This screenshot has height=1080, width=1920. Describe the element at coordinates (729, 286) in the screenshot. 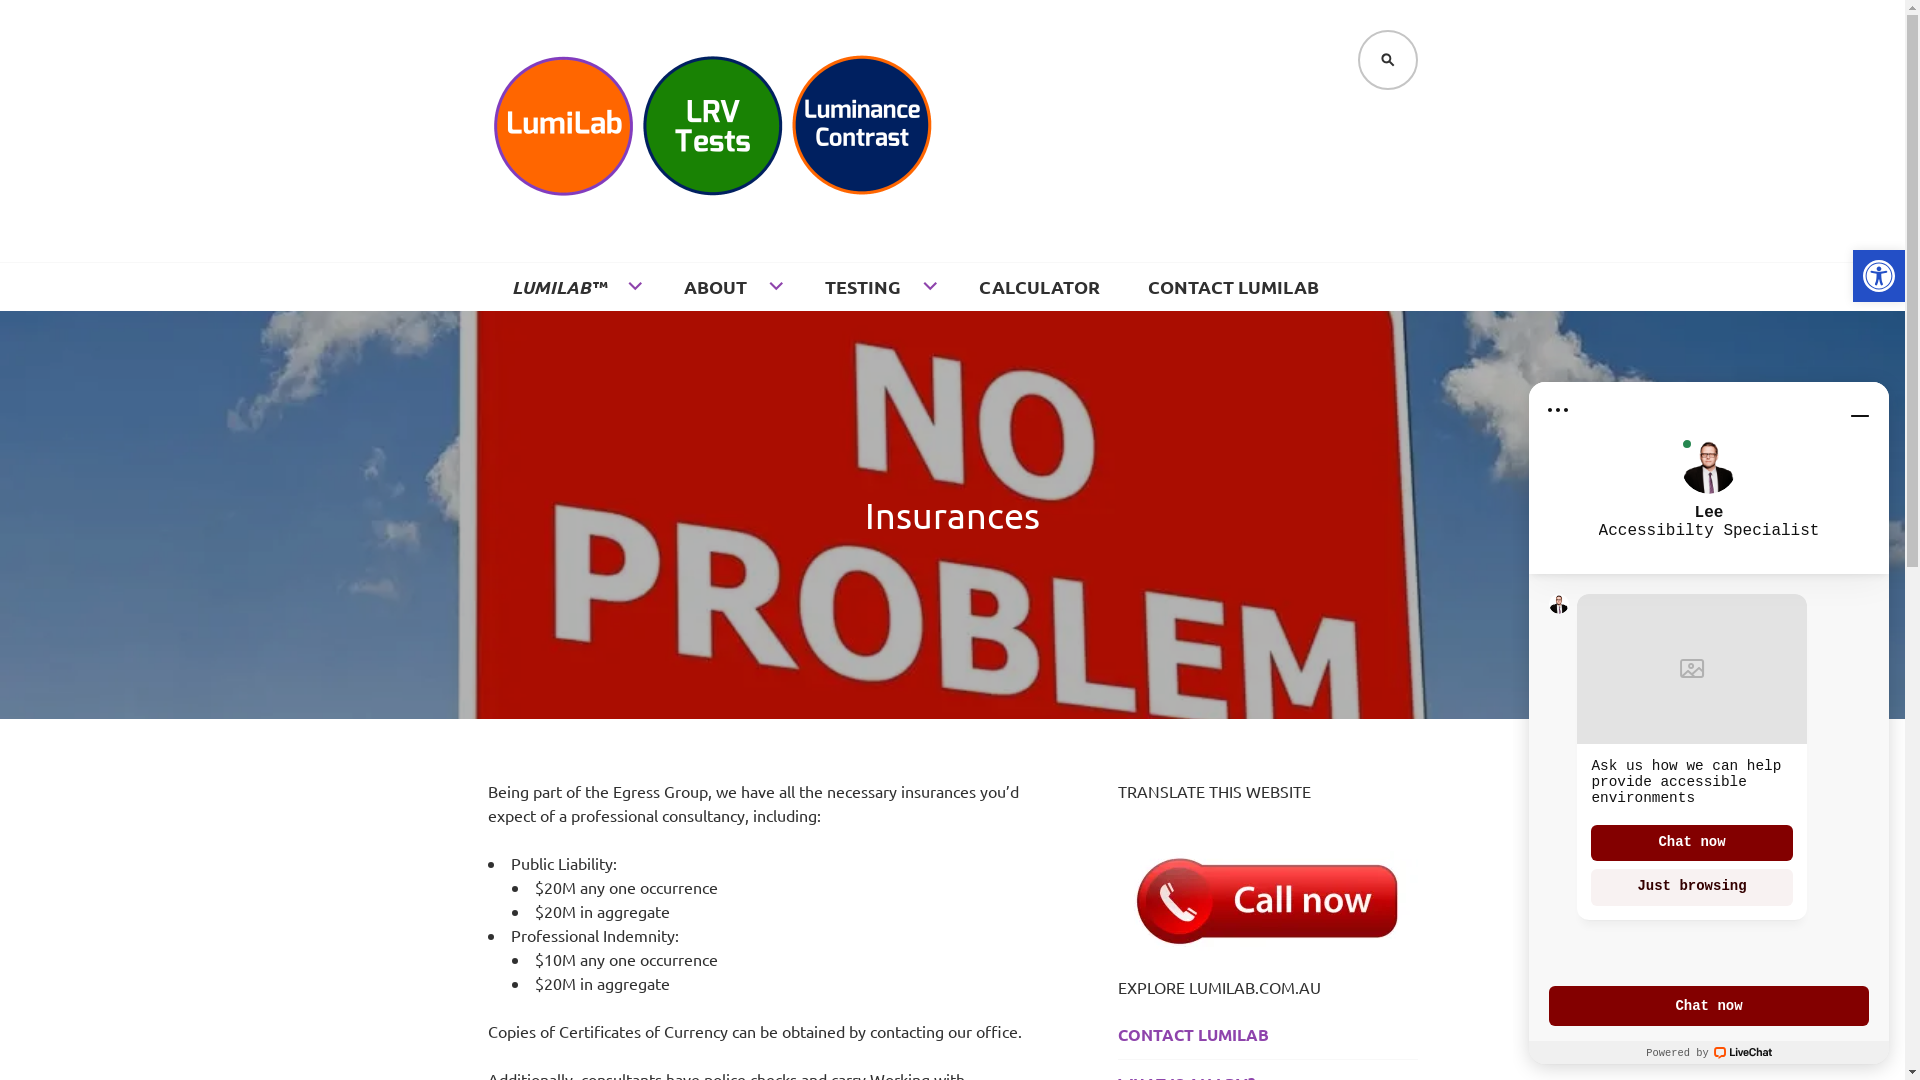

I see `'ABOUT'` at that location.